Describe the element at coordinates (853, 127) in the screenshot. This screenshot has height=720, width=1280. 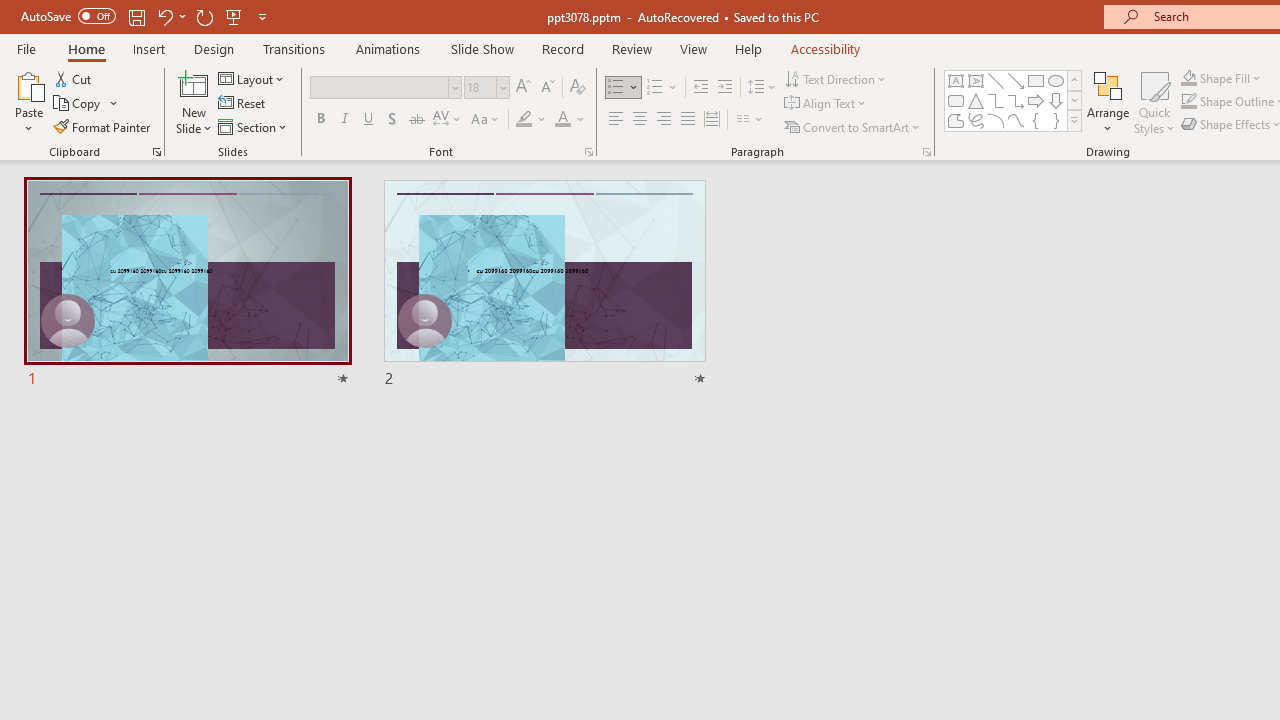
I see `'Convert to SmartArt'` at that location.